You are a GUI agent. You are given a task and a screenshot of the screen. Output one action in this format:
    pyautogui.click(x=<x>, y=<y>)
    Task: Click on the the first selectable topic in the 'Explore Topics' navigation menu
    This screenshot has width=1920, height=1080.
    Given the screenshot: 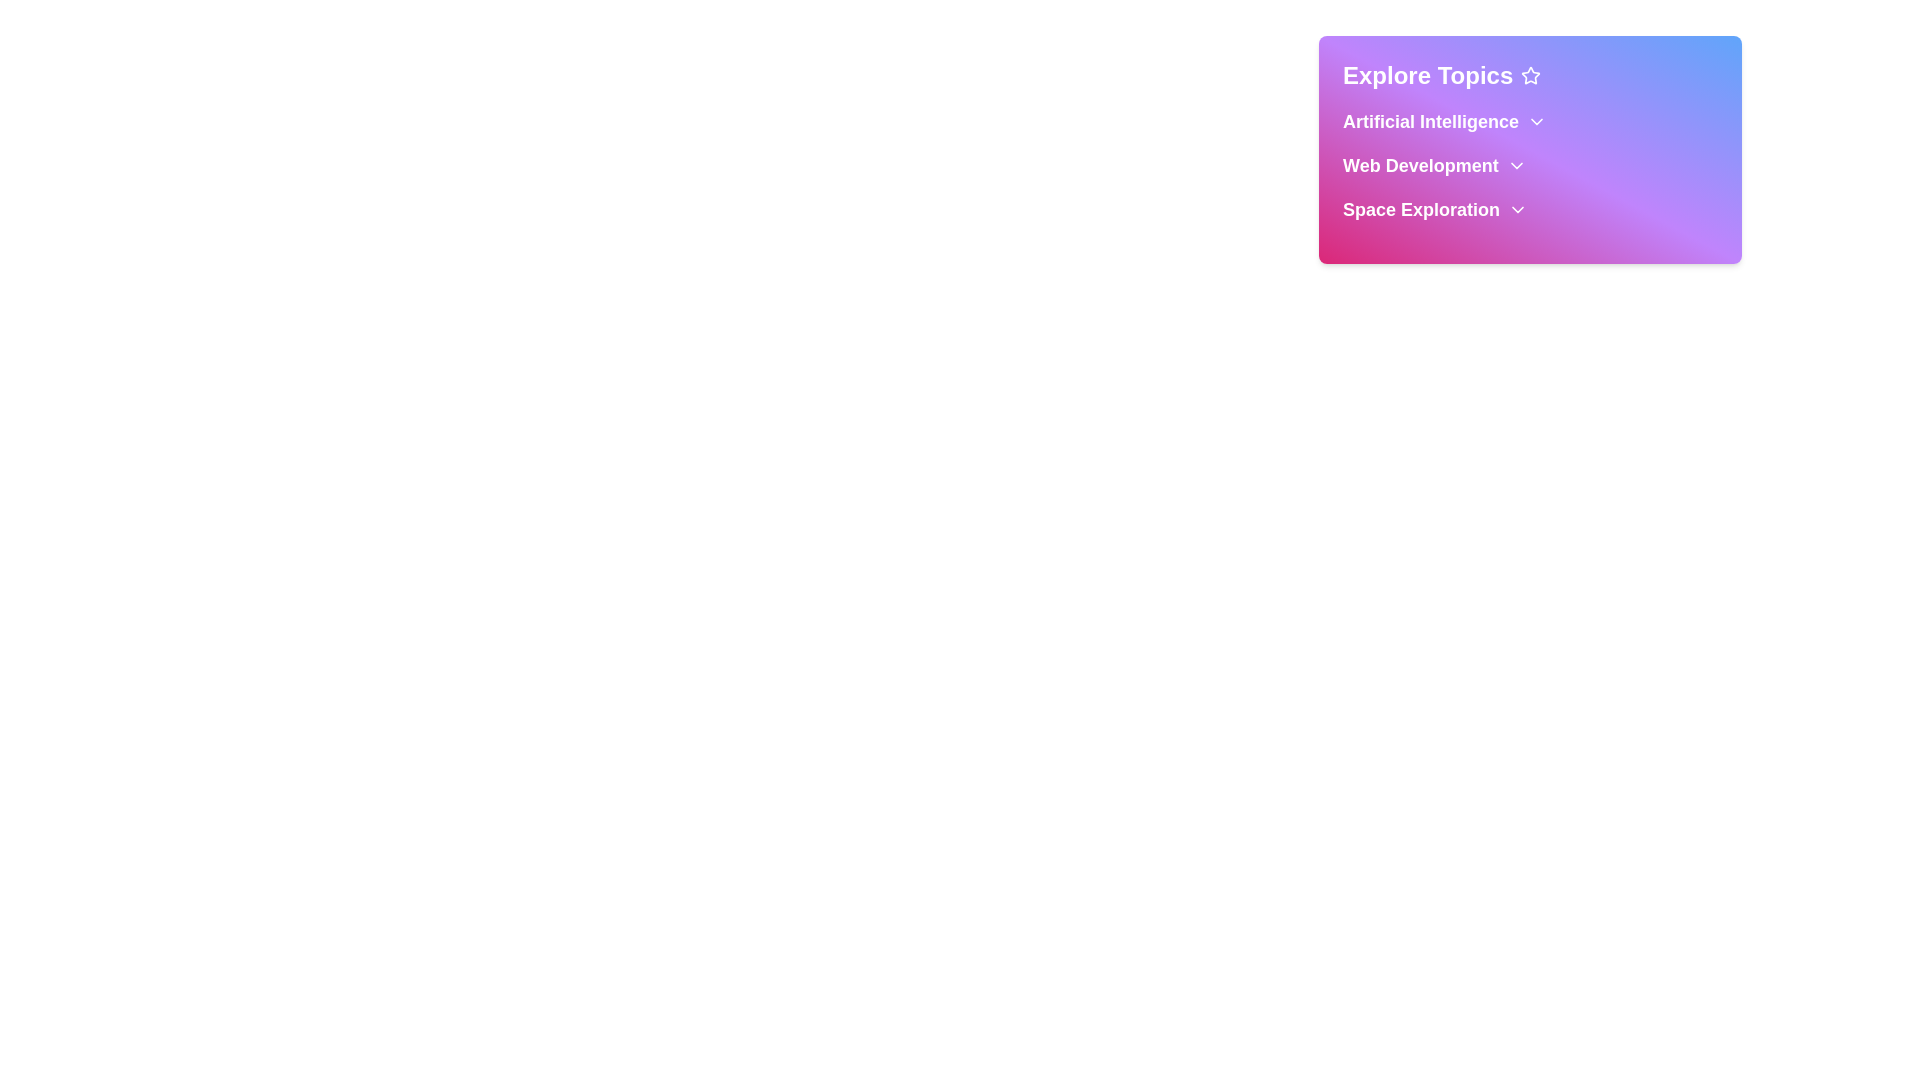 What is the action you would take?
    pyautogui.click(x=1429, y=122)
    